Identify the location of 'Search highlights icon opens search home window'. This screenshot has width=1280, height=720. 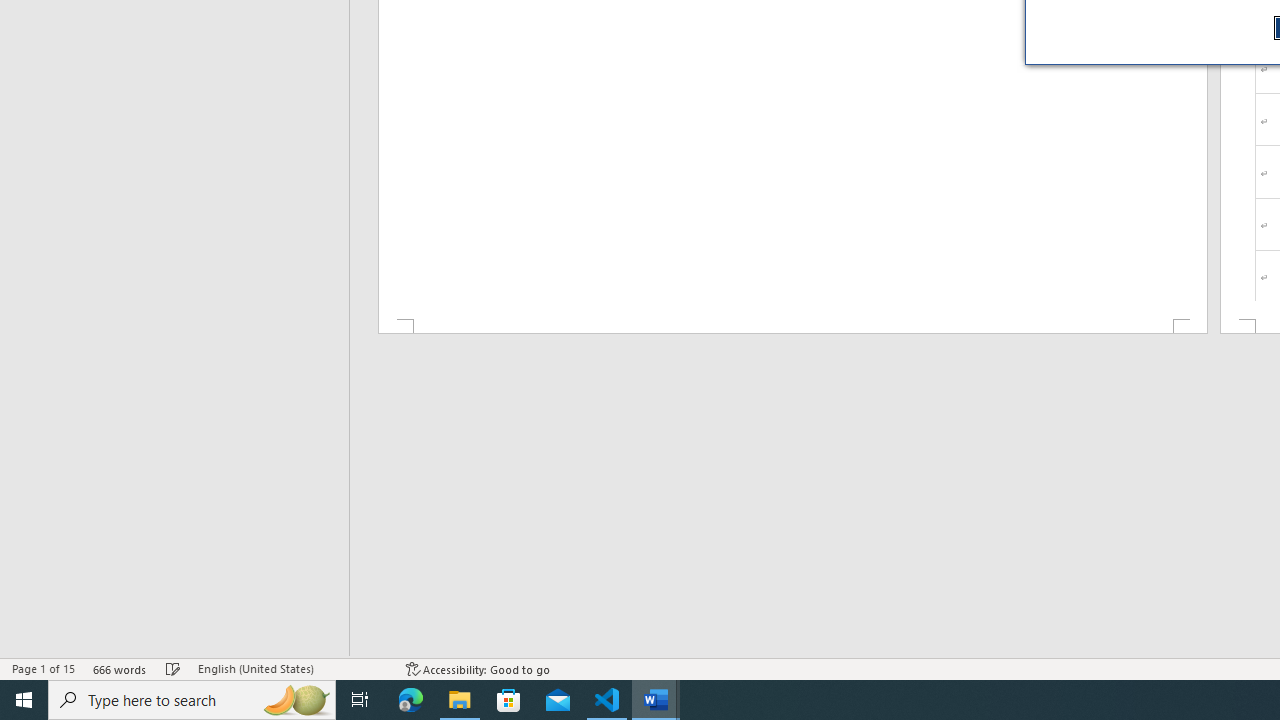
(294, 698).